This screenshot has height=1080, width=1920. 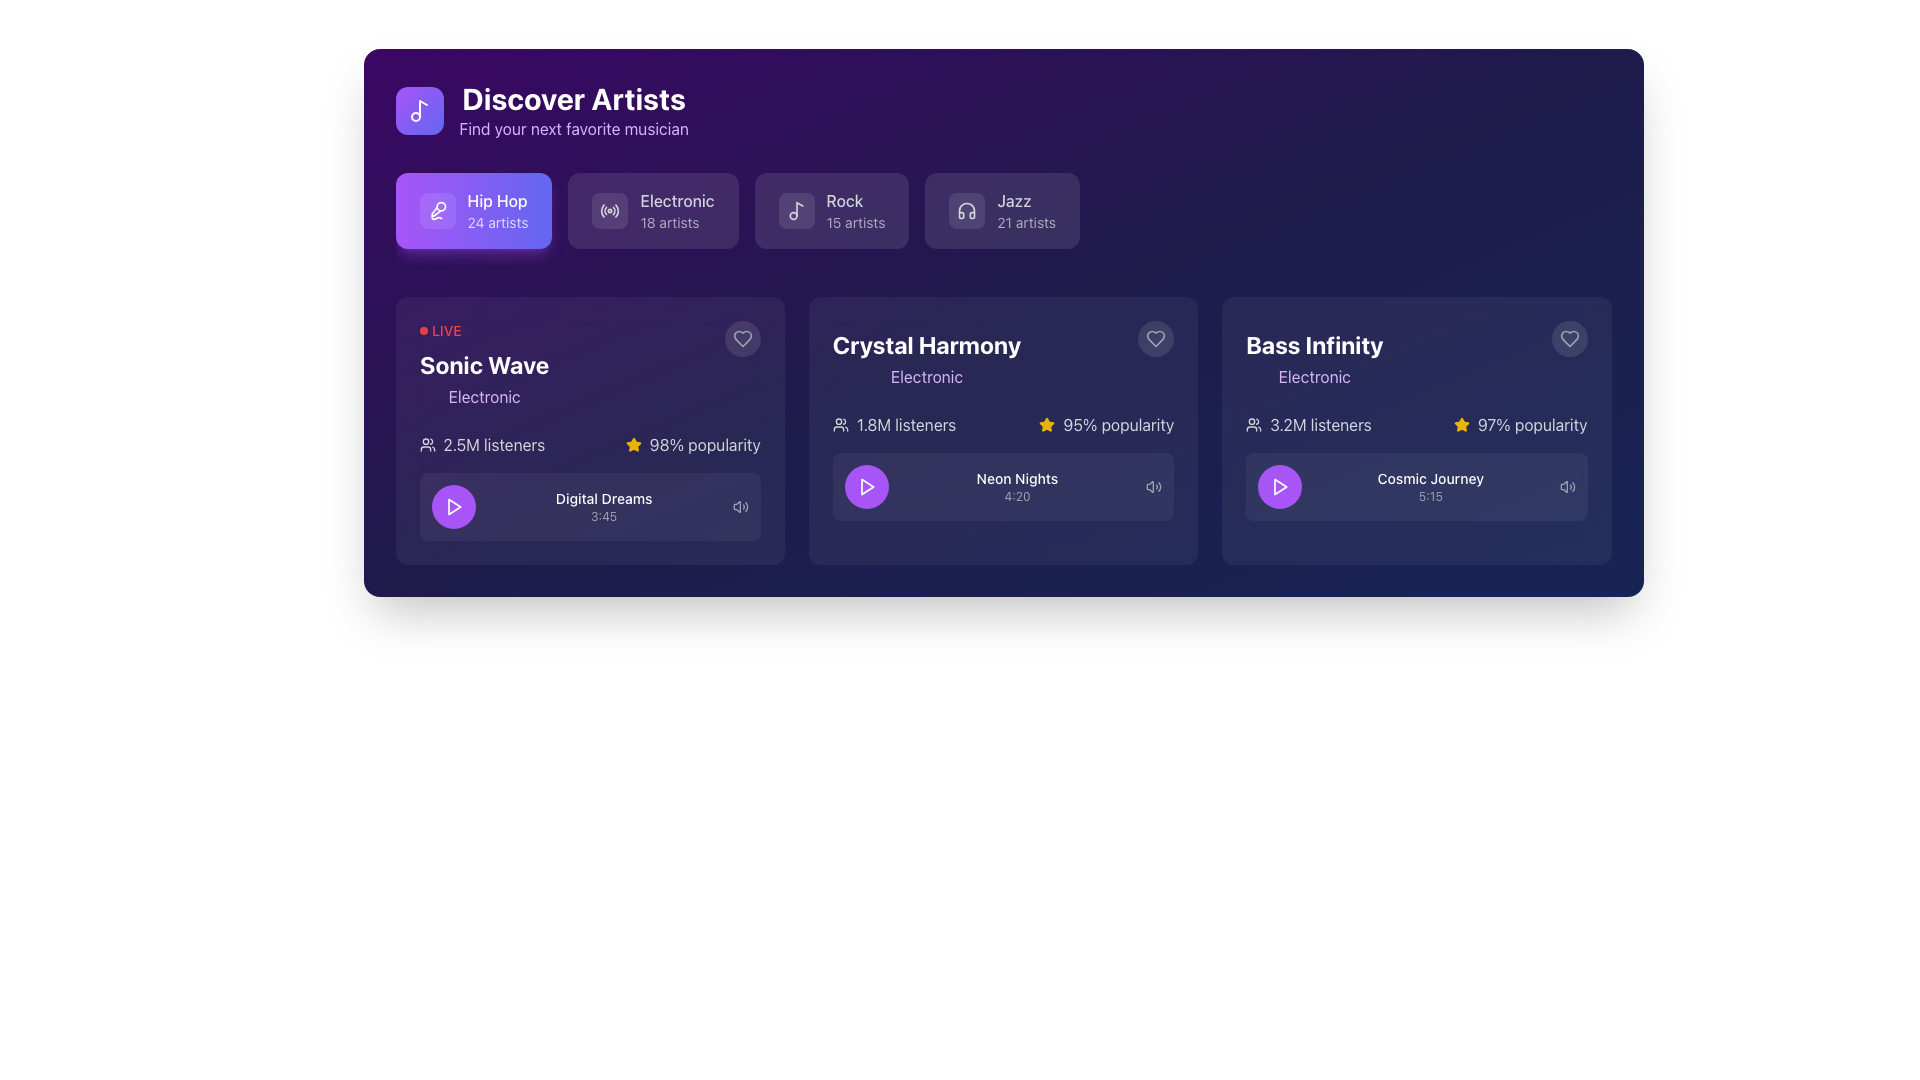 I want to click on text content of the media item titled 'Cosmic Journey' with duration '5:15', located beneath the purple play button within the 'Bass Infinity' card, so click(x=1429, y=486).